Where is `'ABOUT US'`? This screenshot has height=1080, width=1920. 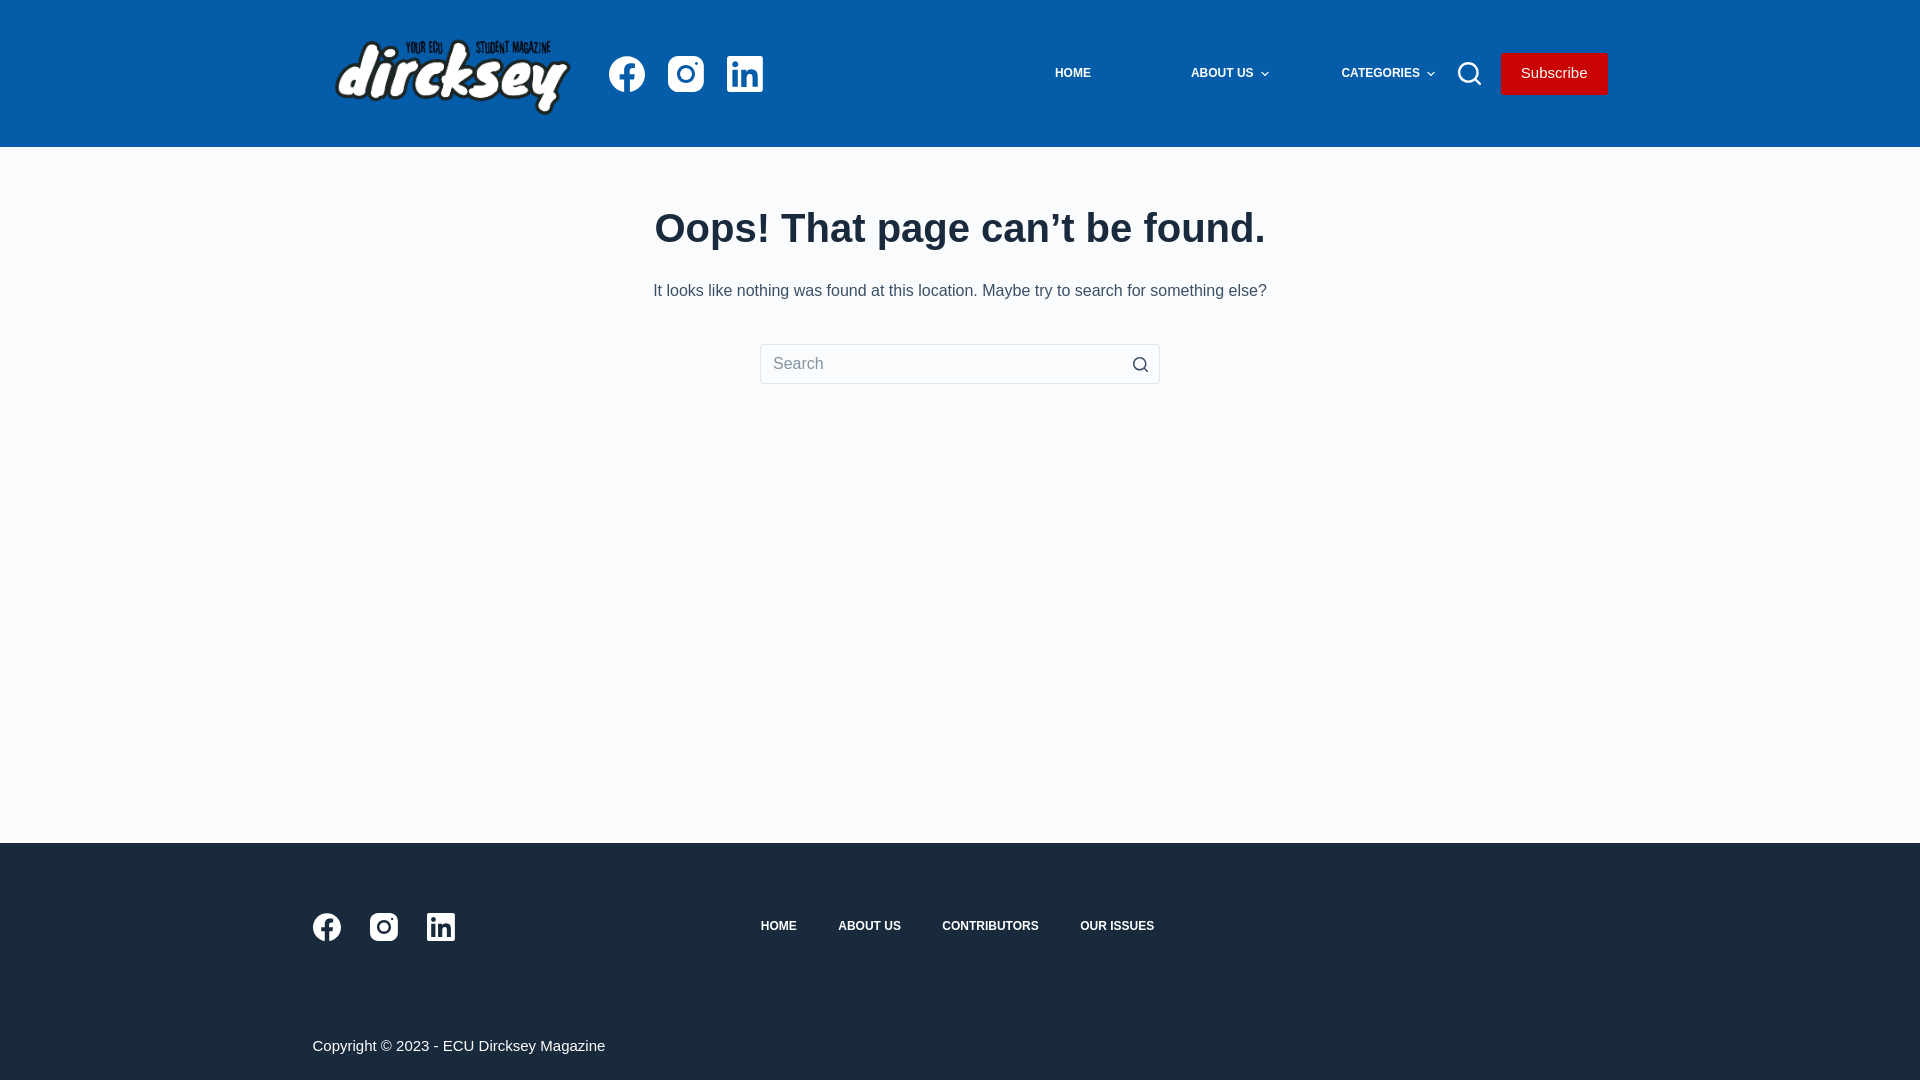
'ABOUT US' is located at coordinates (869, 926).